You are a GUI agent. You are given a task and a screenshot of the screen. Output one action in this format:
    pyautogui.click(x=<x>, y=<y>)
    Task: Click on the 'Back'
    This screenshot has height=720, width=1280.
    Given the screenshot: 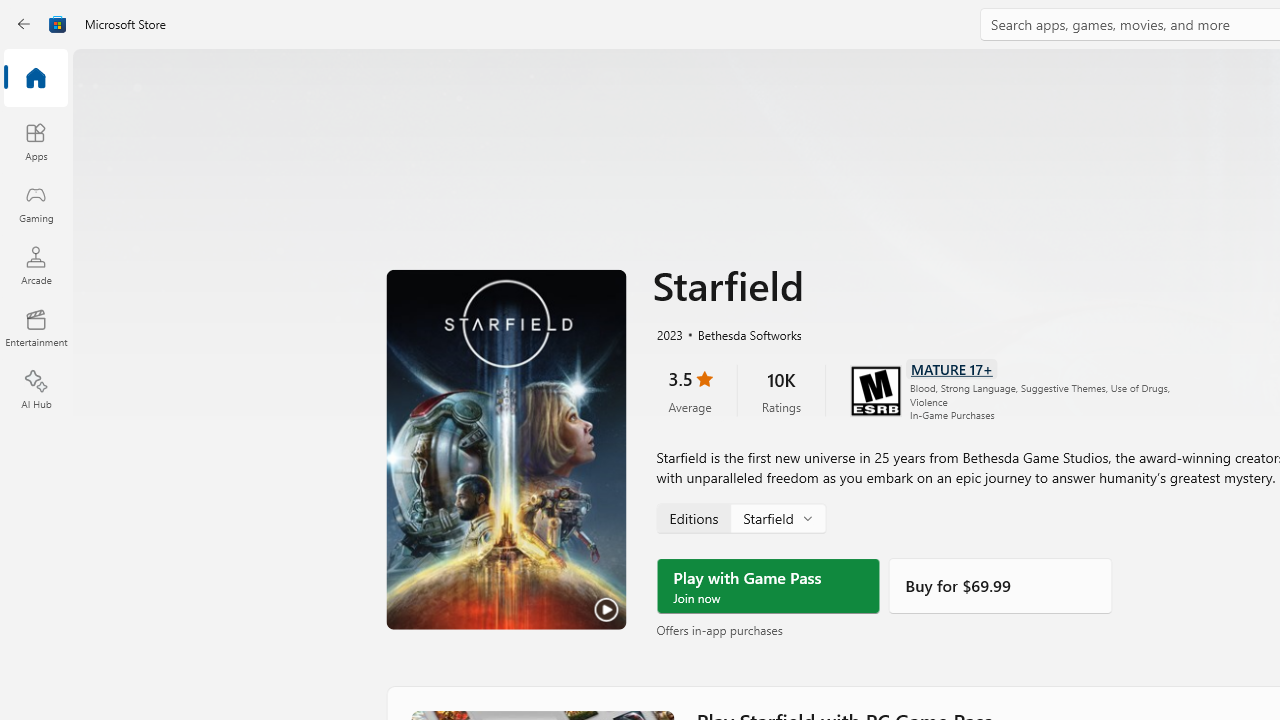 What is the action you would take?
    pyautogui.click(x=24, y=24)
    